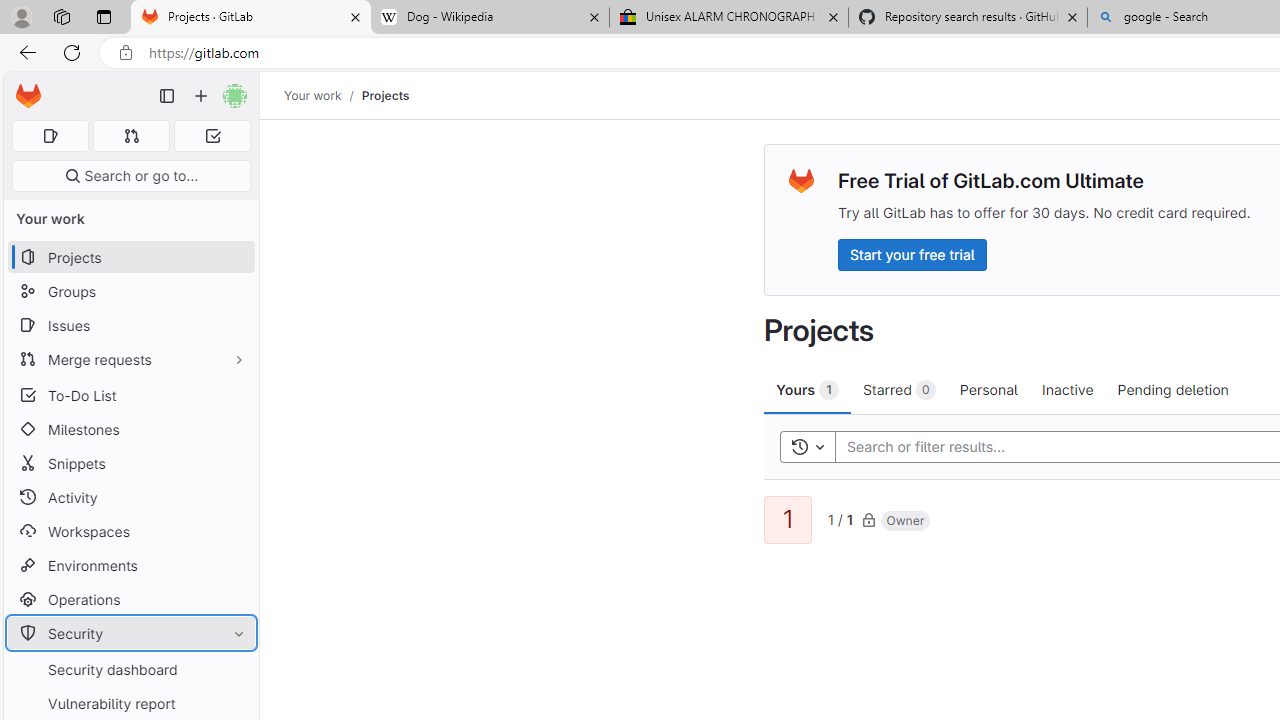  What do you see at coordinates (130, 565) in the screenshot?
I see `'Environments'` at bounding box center [130, 565].